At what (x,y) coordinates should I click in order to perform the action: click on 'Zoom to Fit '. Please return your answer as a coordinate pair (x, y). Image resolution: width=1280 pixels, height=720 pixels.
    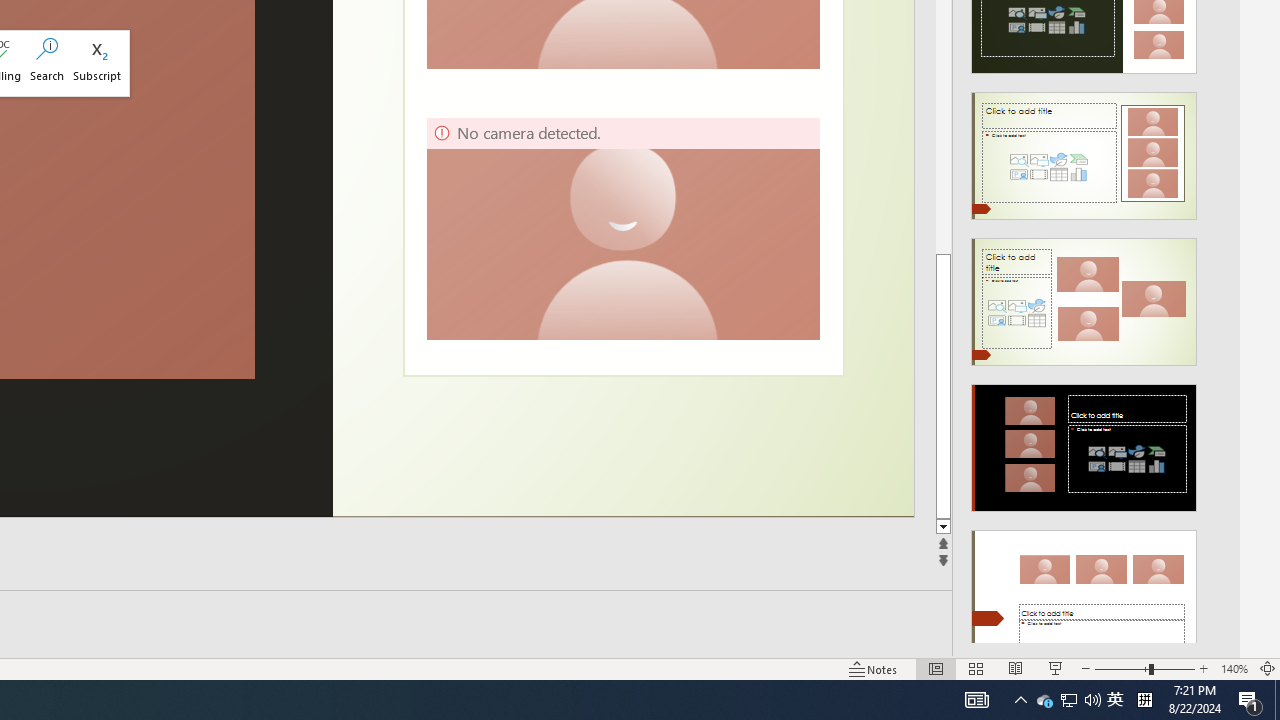
    Looking at the image, I should click on (1266, 669).